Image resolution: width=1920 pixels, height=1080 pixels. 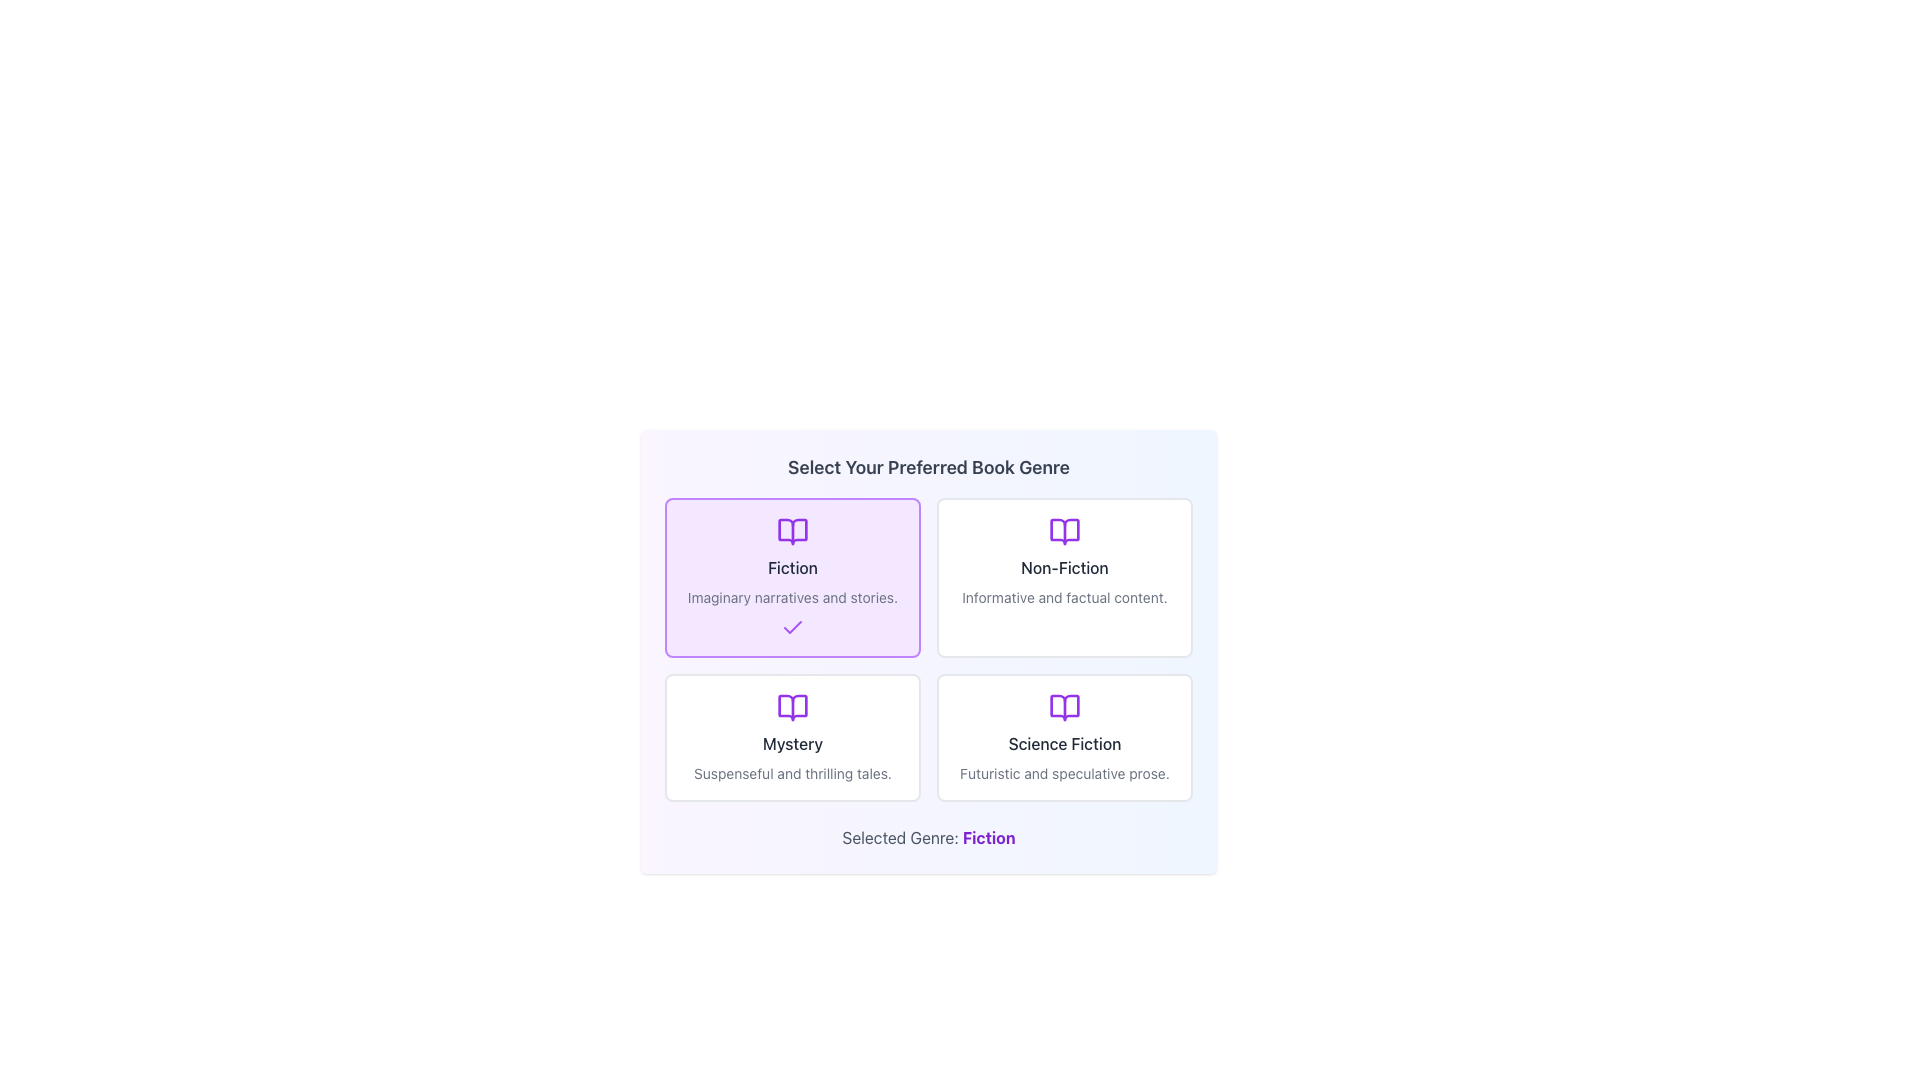 I want to click on the purple book icon in the Science Fiction genre selection area, located above the text 'Science Fiction', so click(x=1064, y=707).